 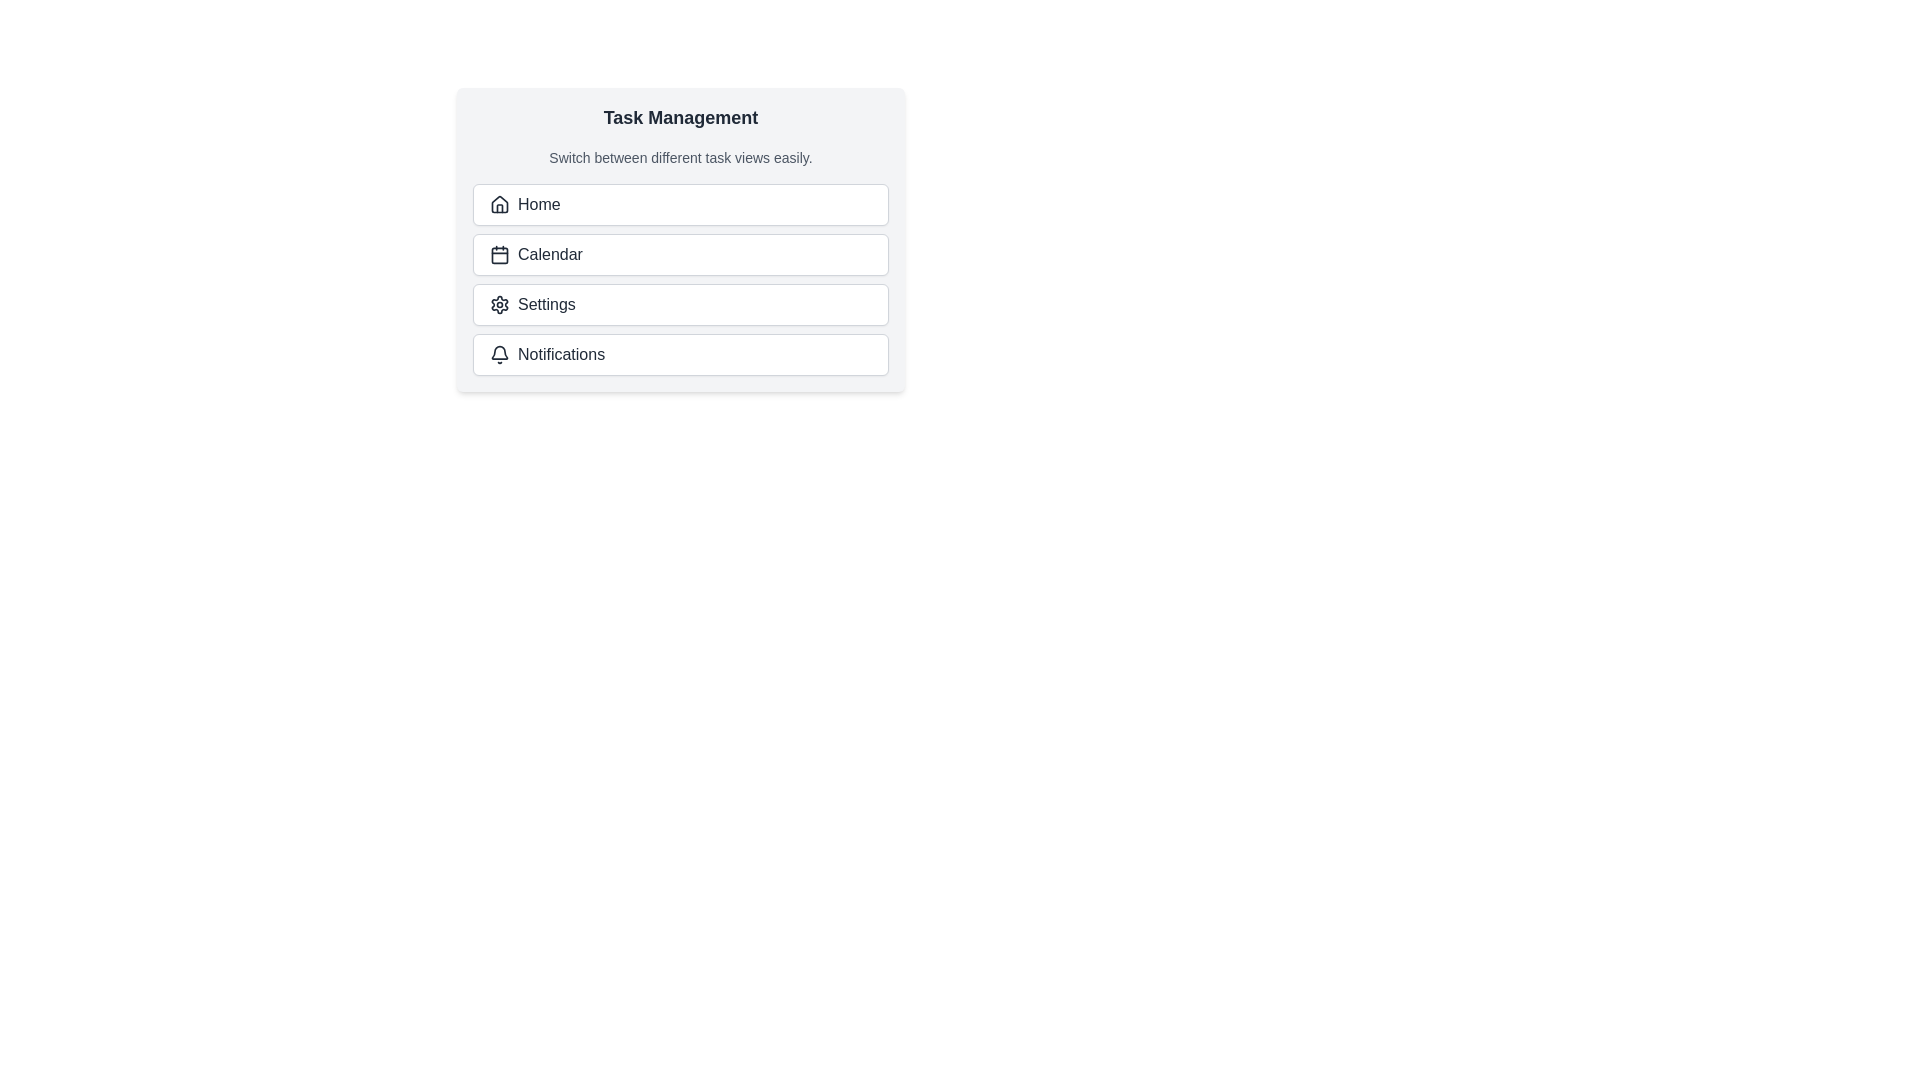 I want to click on the 'Calendar' button, which is the second button in the vertical stack of buttons, so click(x=681, y=253).